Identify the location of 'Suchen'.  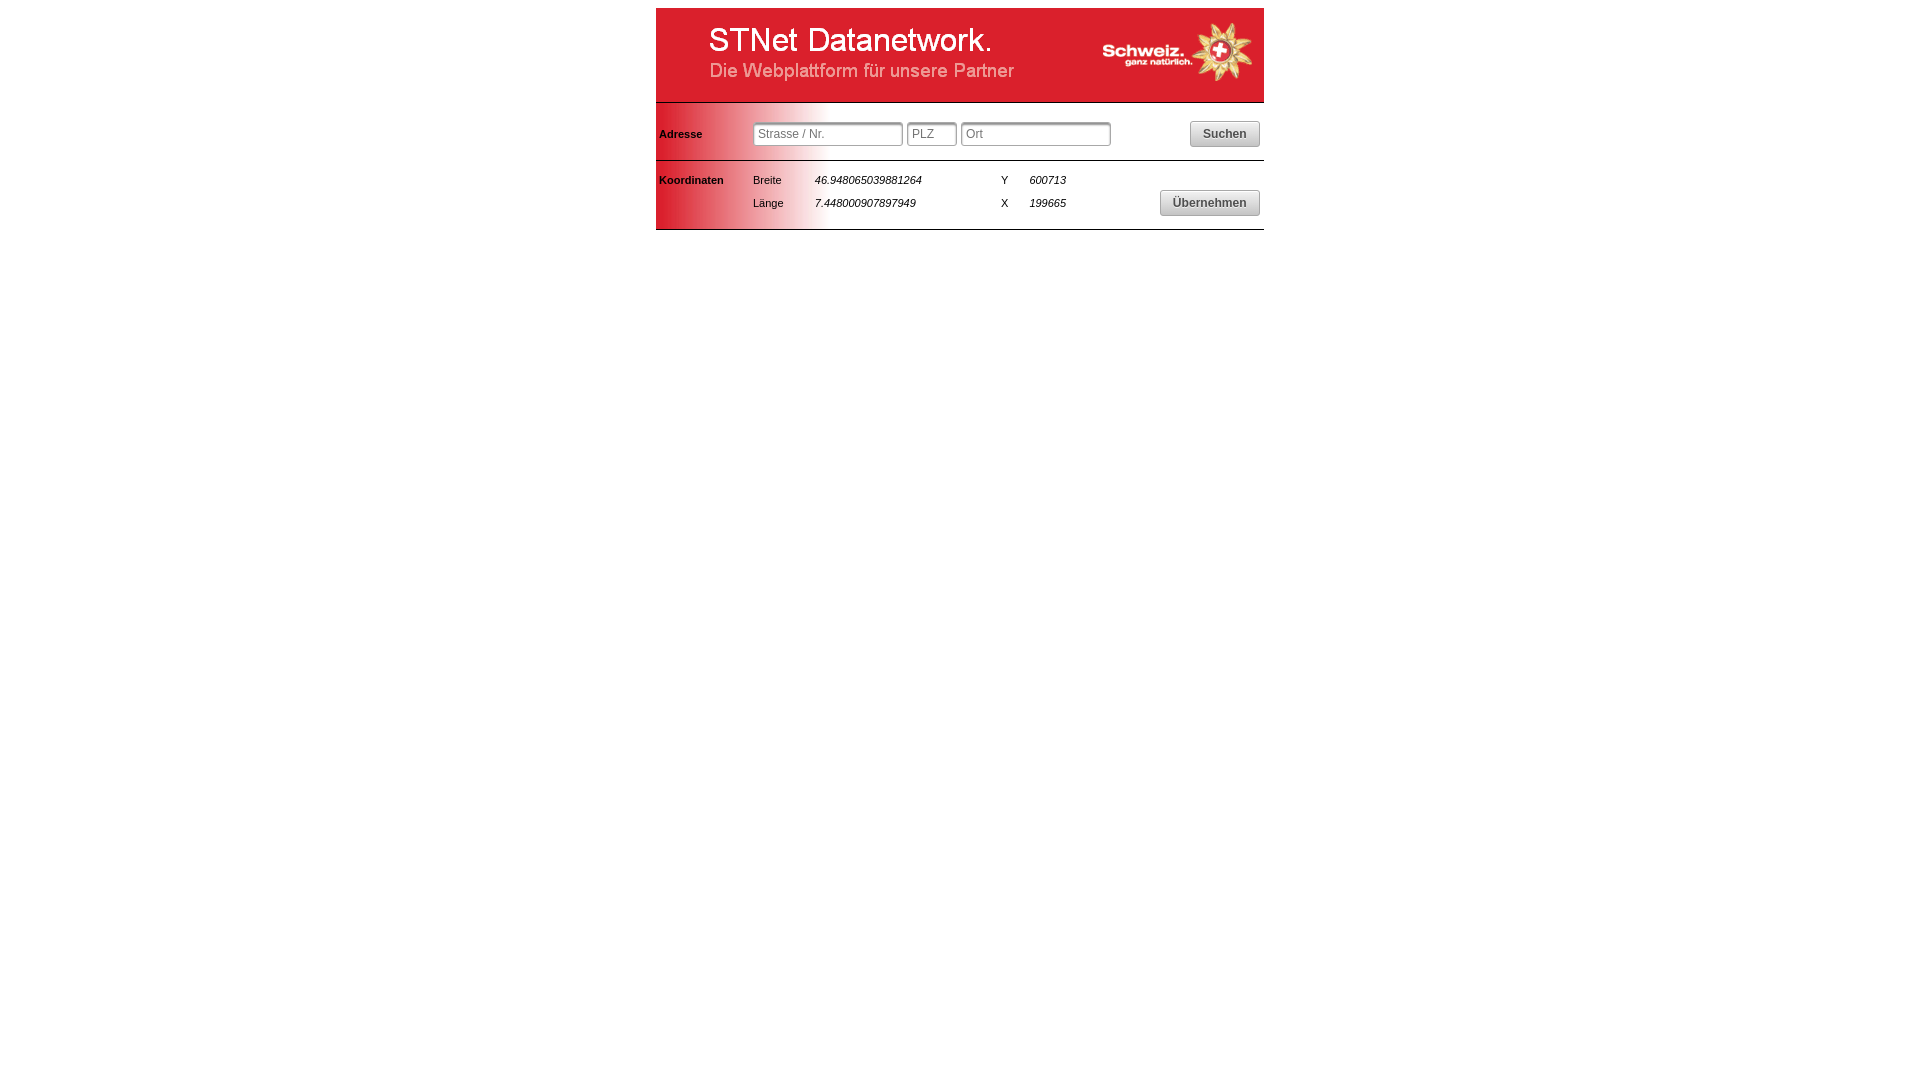
(1190, 134).